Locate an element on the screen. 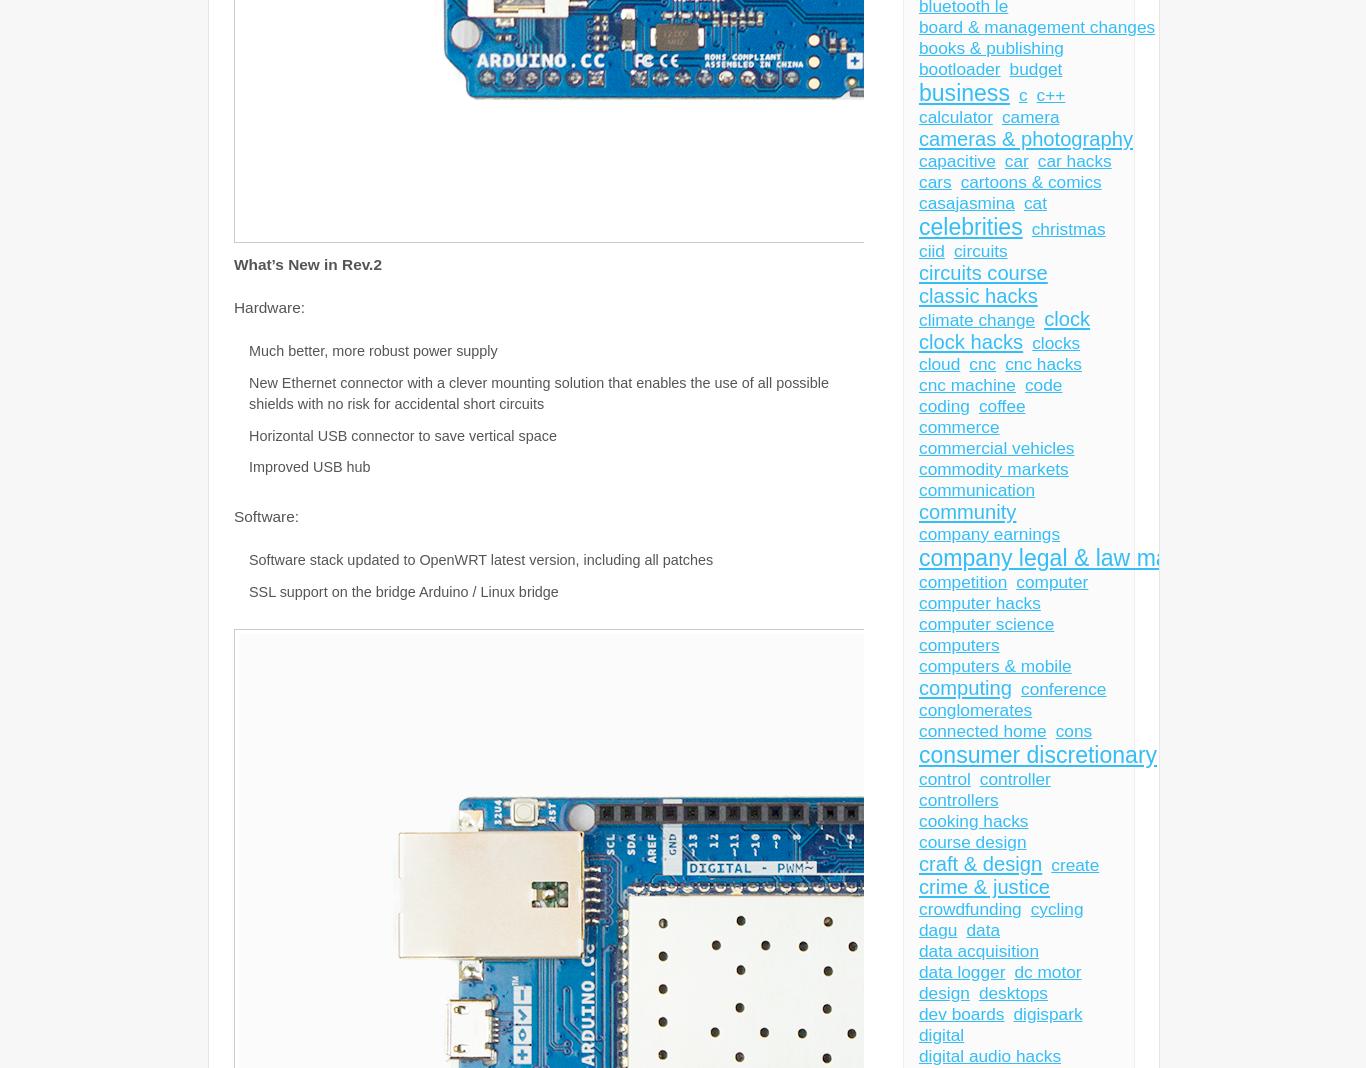 This screenshot has height=1068, width=1366. 'casajasmina' is located at coordinates (919, 203).